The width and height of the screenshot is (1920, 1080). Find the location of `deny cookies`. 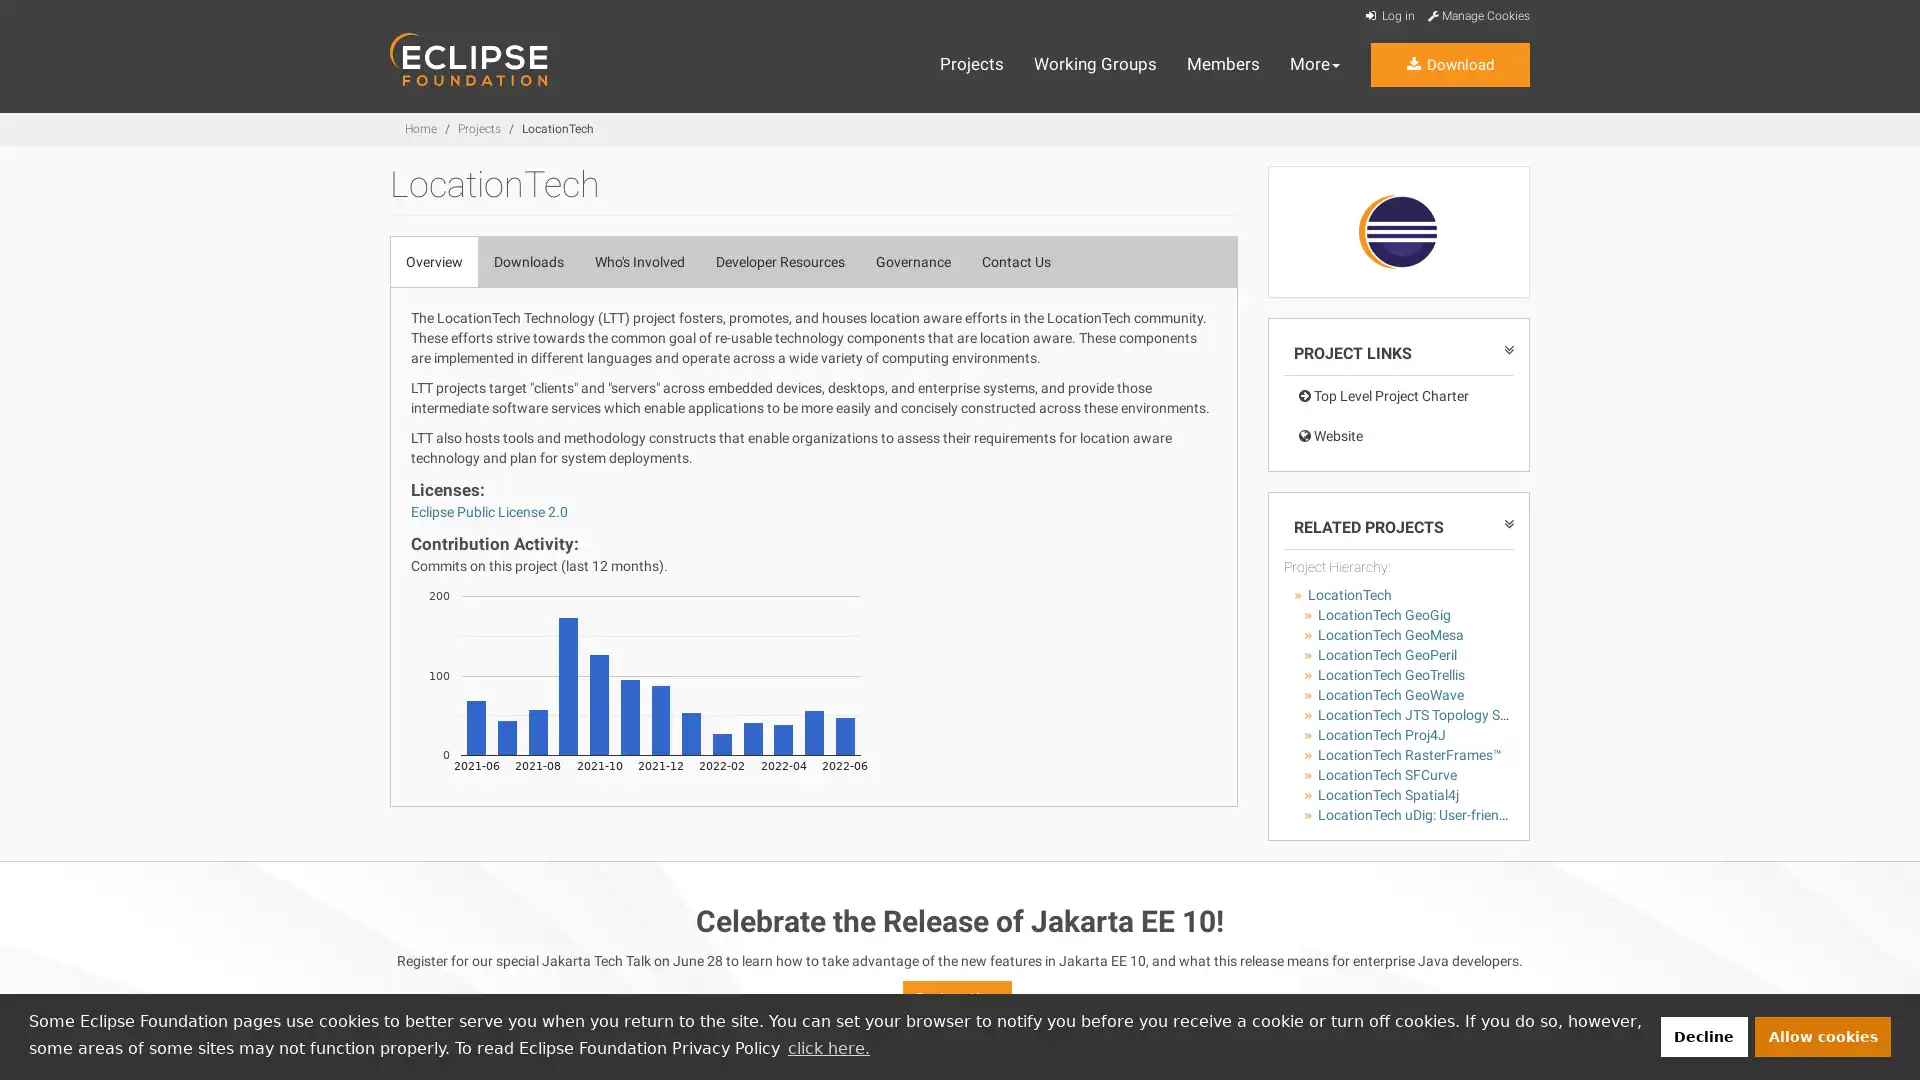

deny cookies is located at coordinates (1702, 1035).